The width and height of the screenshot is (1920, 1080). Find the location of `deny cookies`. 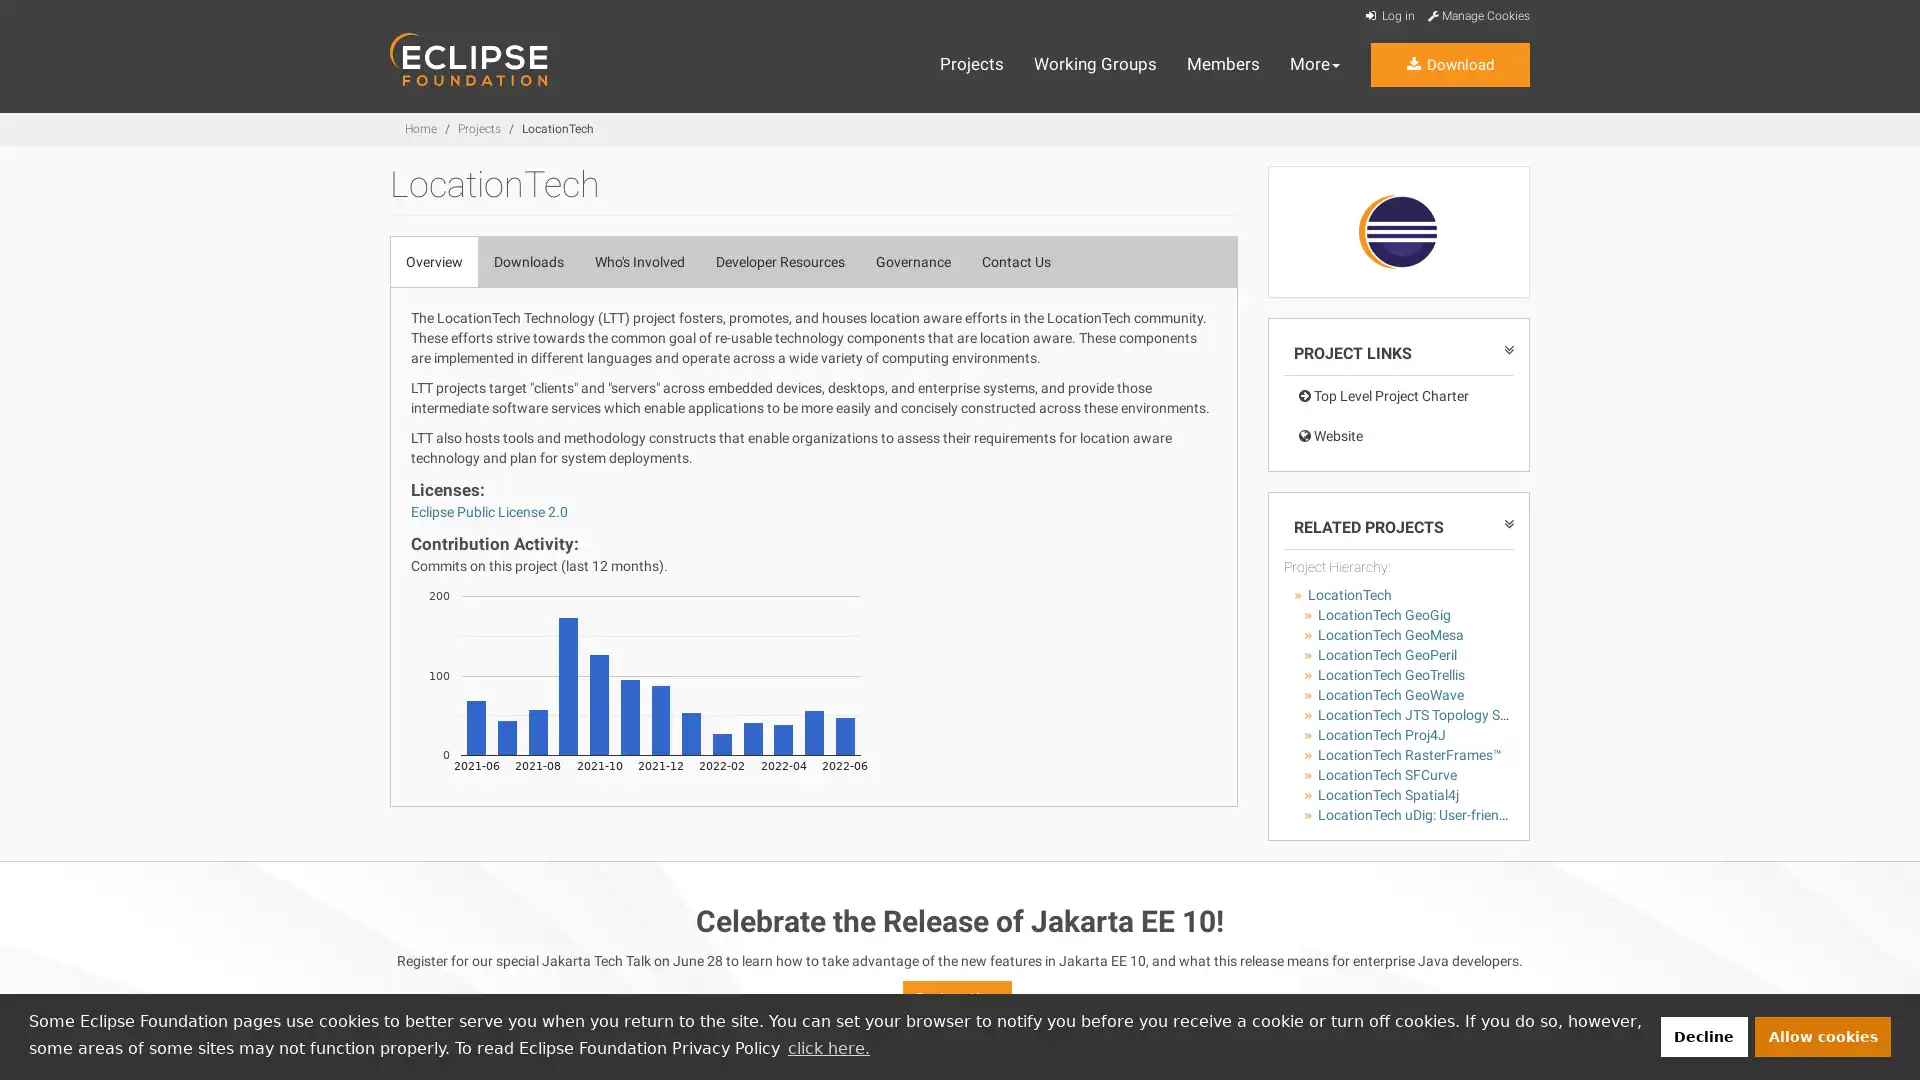

deny cookies is located at coordinates (1702, 1035).